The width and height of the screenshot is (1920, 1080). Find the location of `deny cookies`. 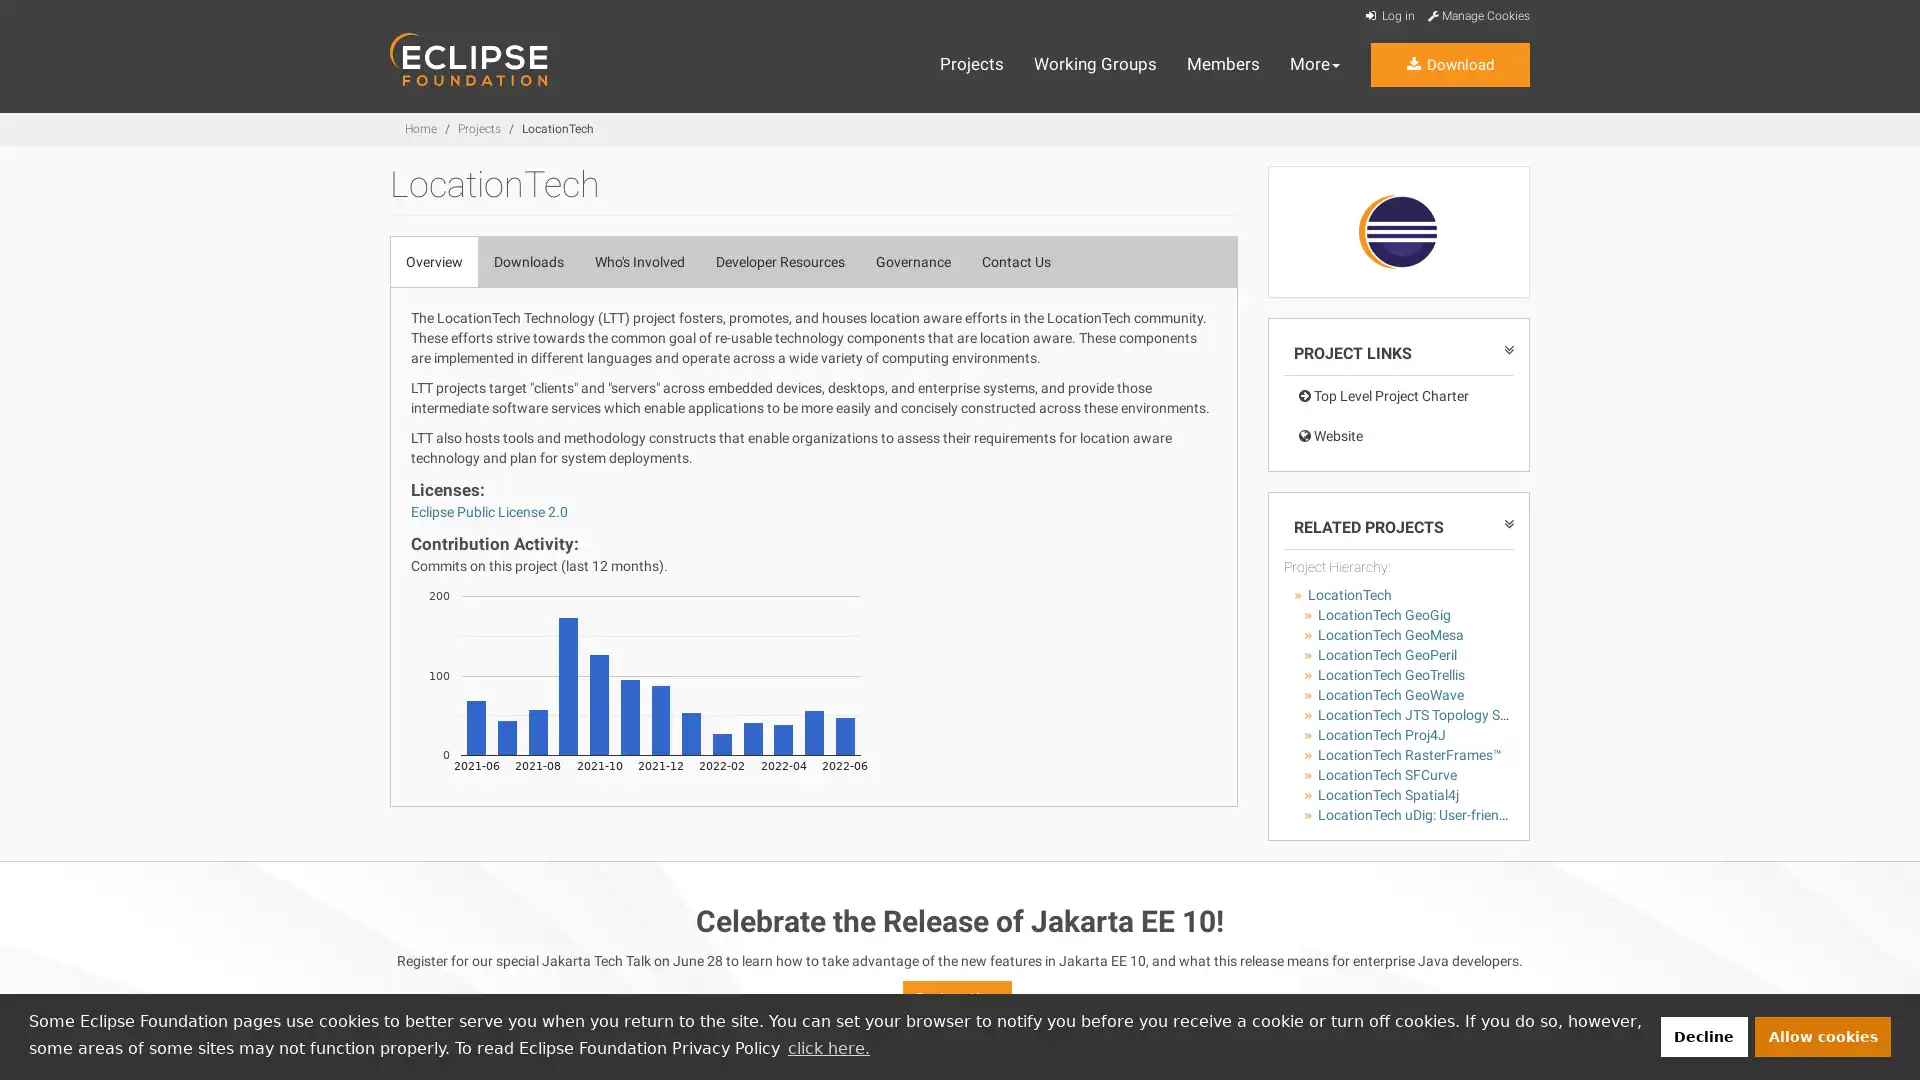

deny cookies is located at coordinates (1702, 1035).